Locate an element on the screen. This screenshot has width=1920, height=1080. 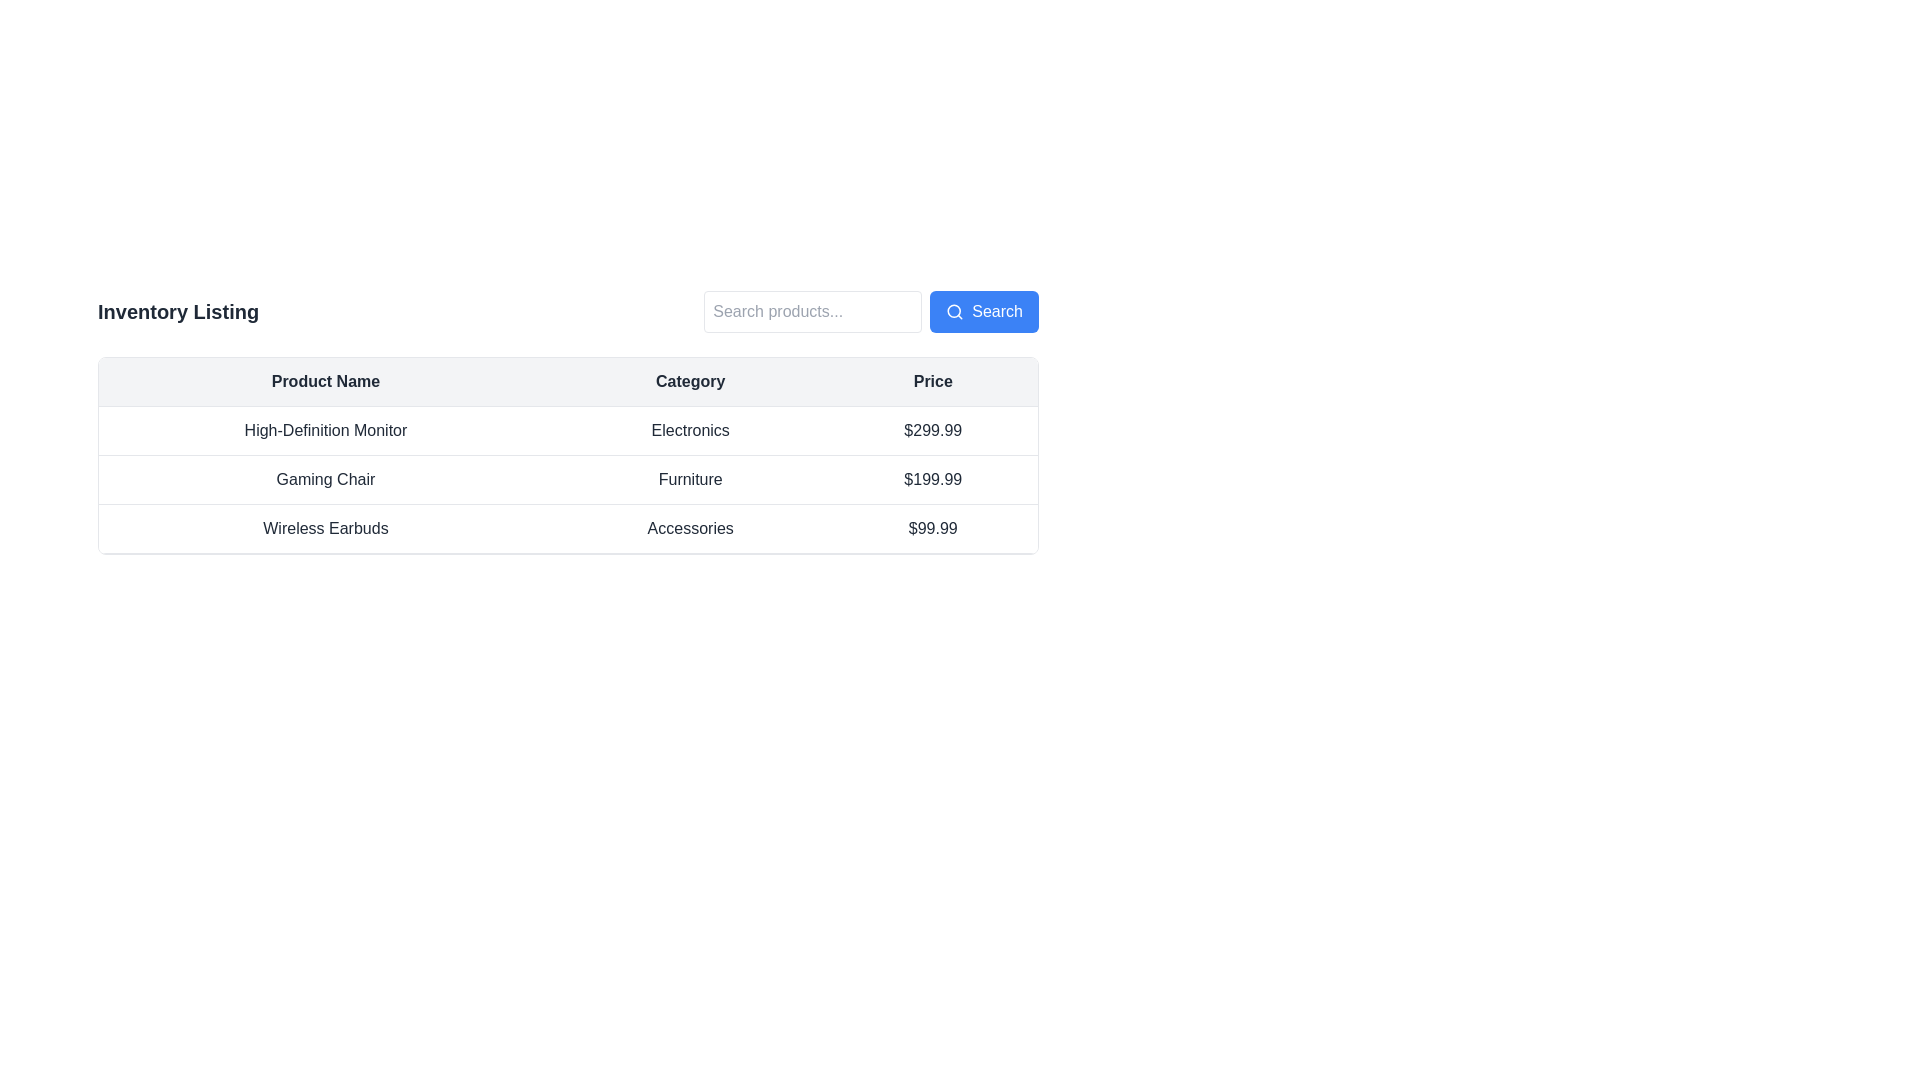
the 'Price' column header, which is the third header in the table, indicating the price information of listed items is located at coordinates (932, 382).